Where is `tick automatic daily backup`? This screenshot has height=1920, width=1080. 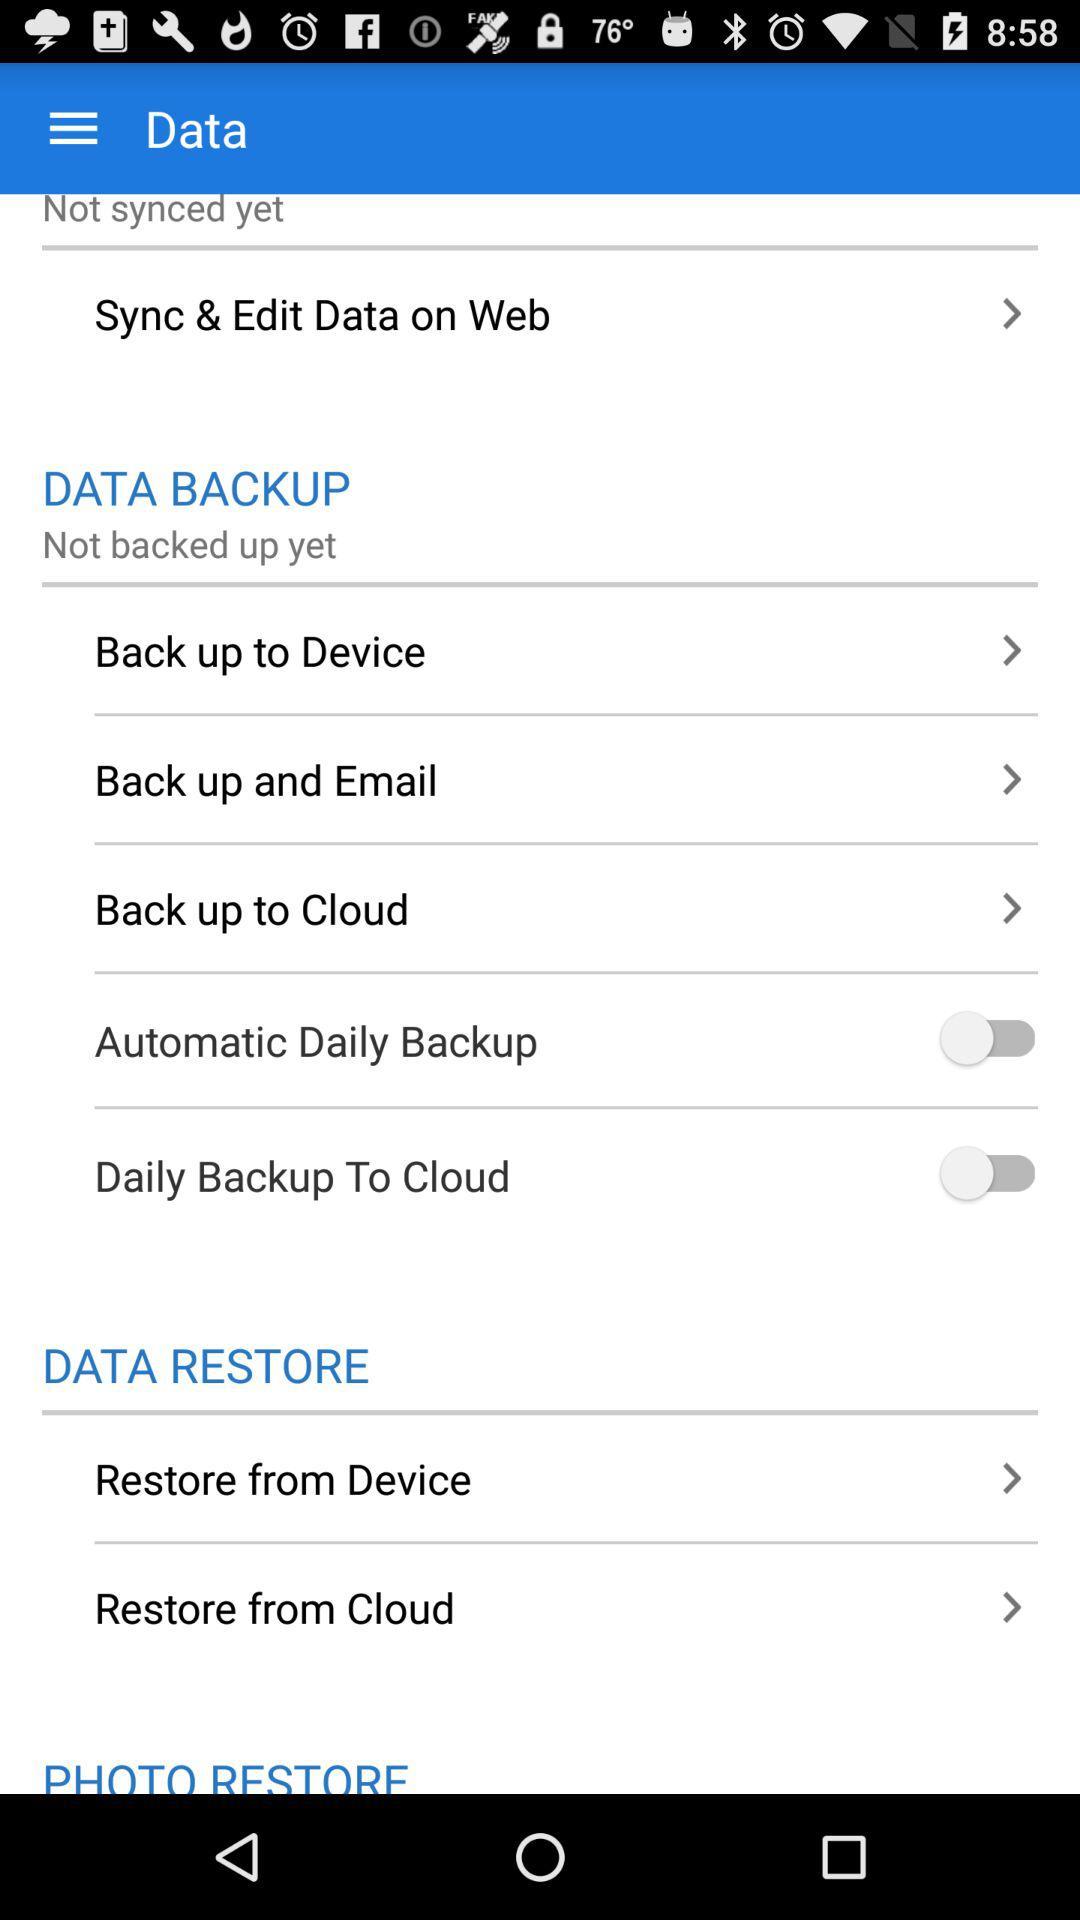 tick automatic daily backup is located at coordinates (984, 1040).